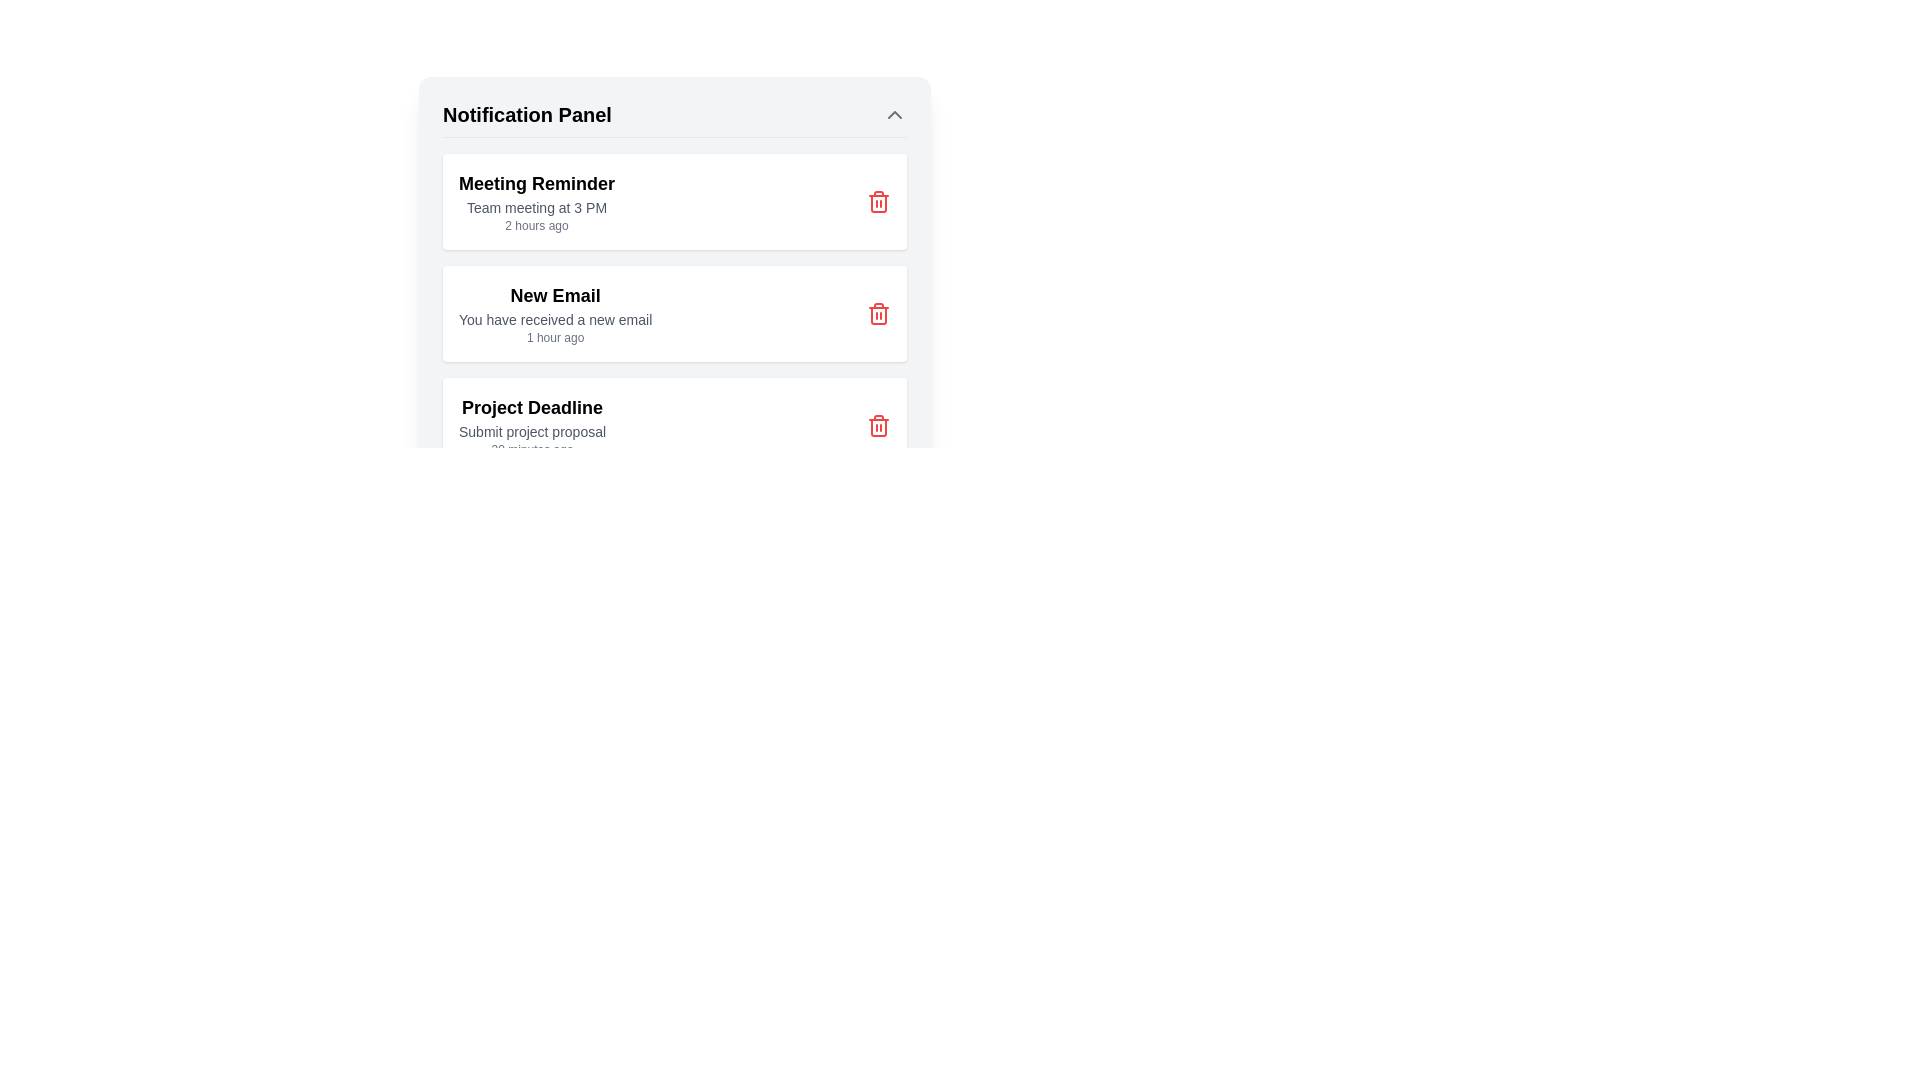 The image size is (1920, 1080). I want to click on the static text display indicating a new email, which includes a bold title 'New Email', a description 'You have received a new email', and a time indicator '1 hour ago', positioned as the second item in a vertical list of notifications, so click(555, 313).